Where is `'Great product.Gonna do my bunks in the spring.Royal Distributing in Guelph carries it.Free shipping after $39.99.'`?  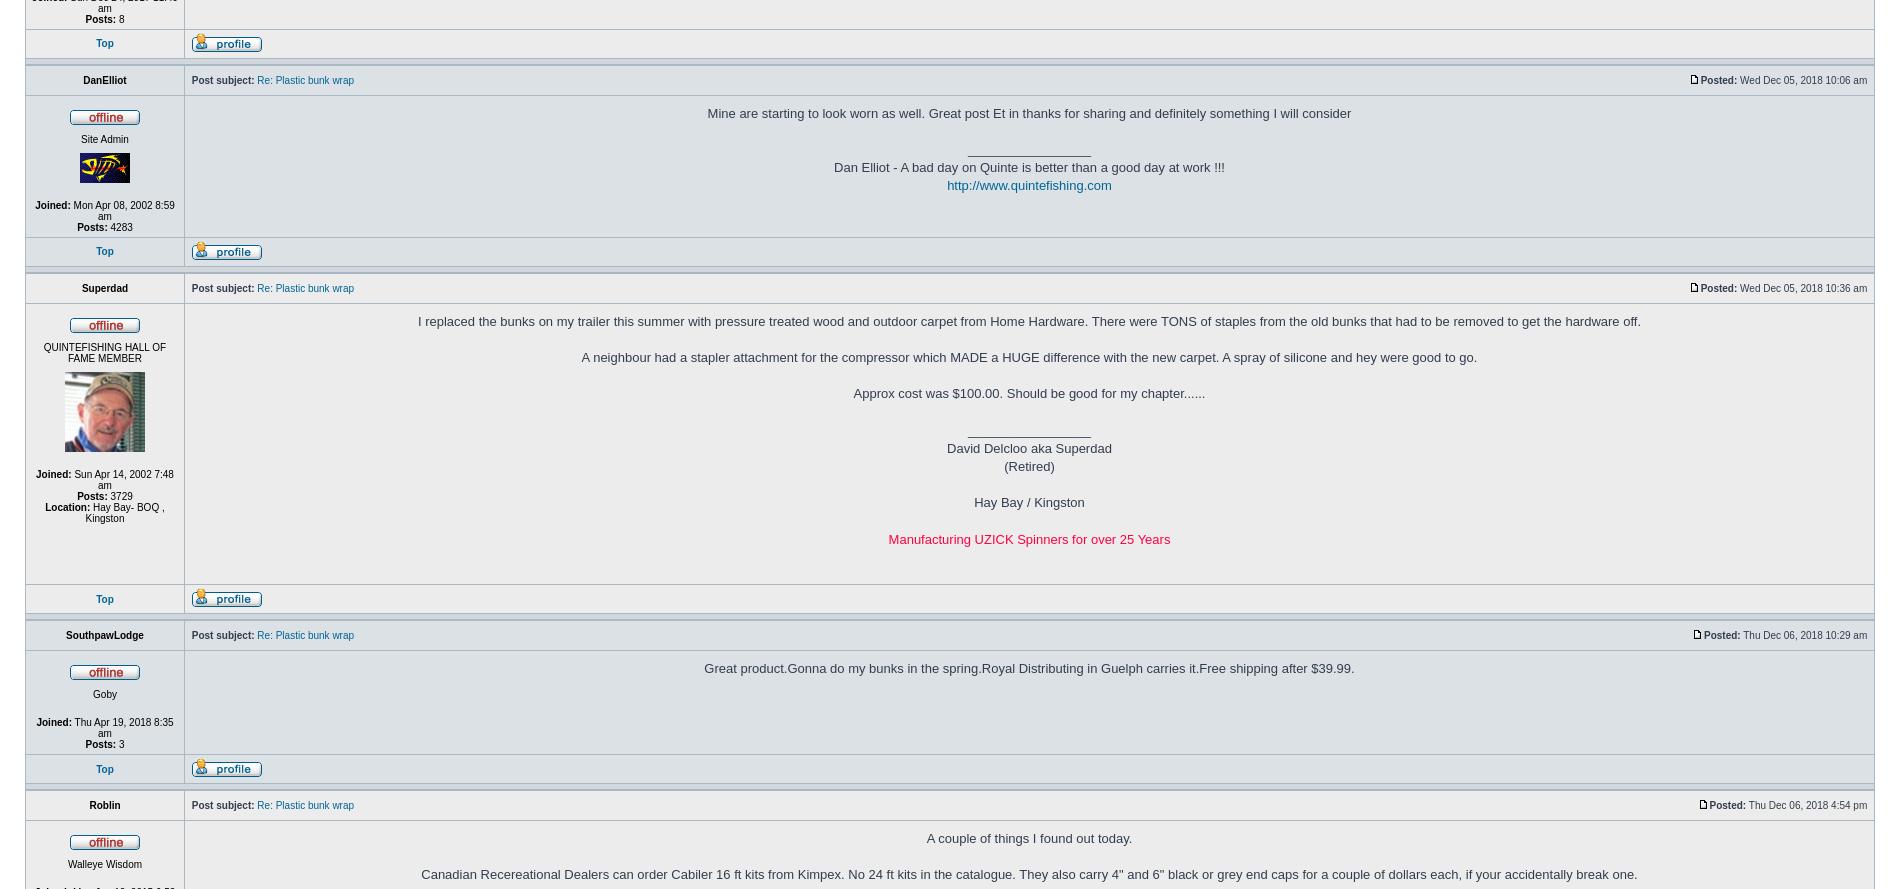 'Great product.Gonna do my bunks in the spring.Royal Distributing in Guelph carries it.Free shipping after $39.99.' is located at coordinates (1029, 668).